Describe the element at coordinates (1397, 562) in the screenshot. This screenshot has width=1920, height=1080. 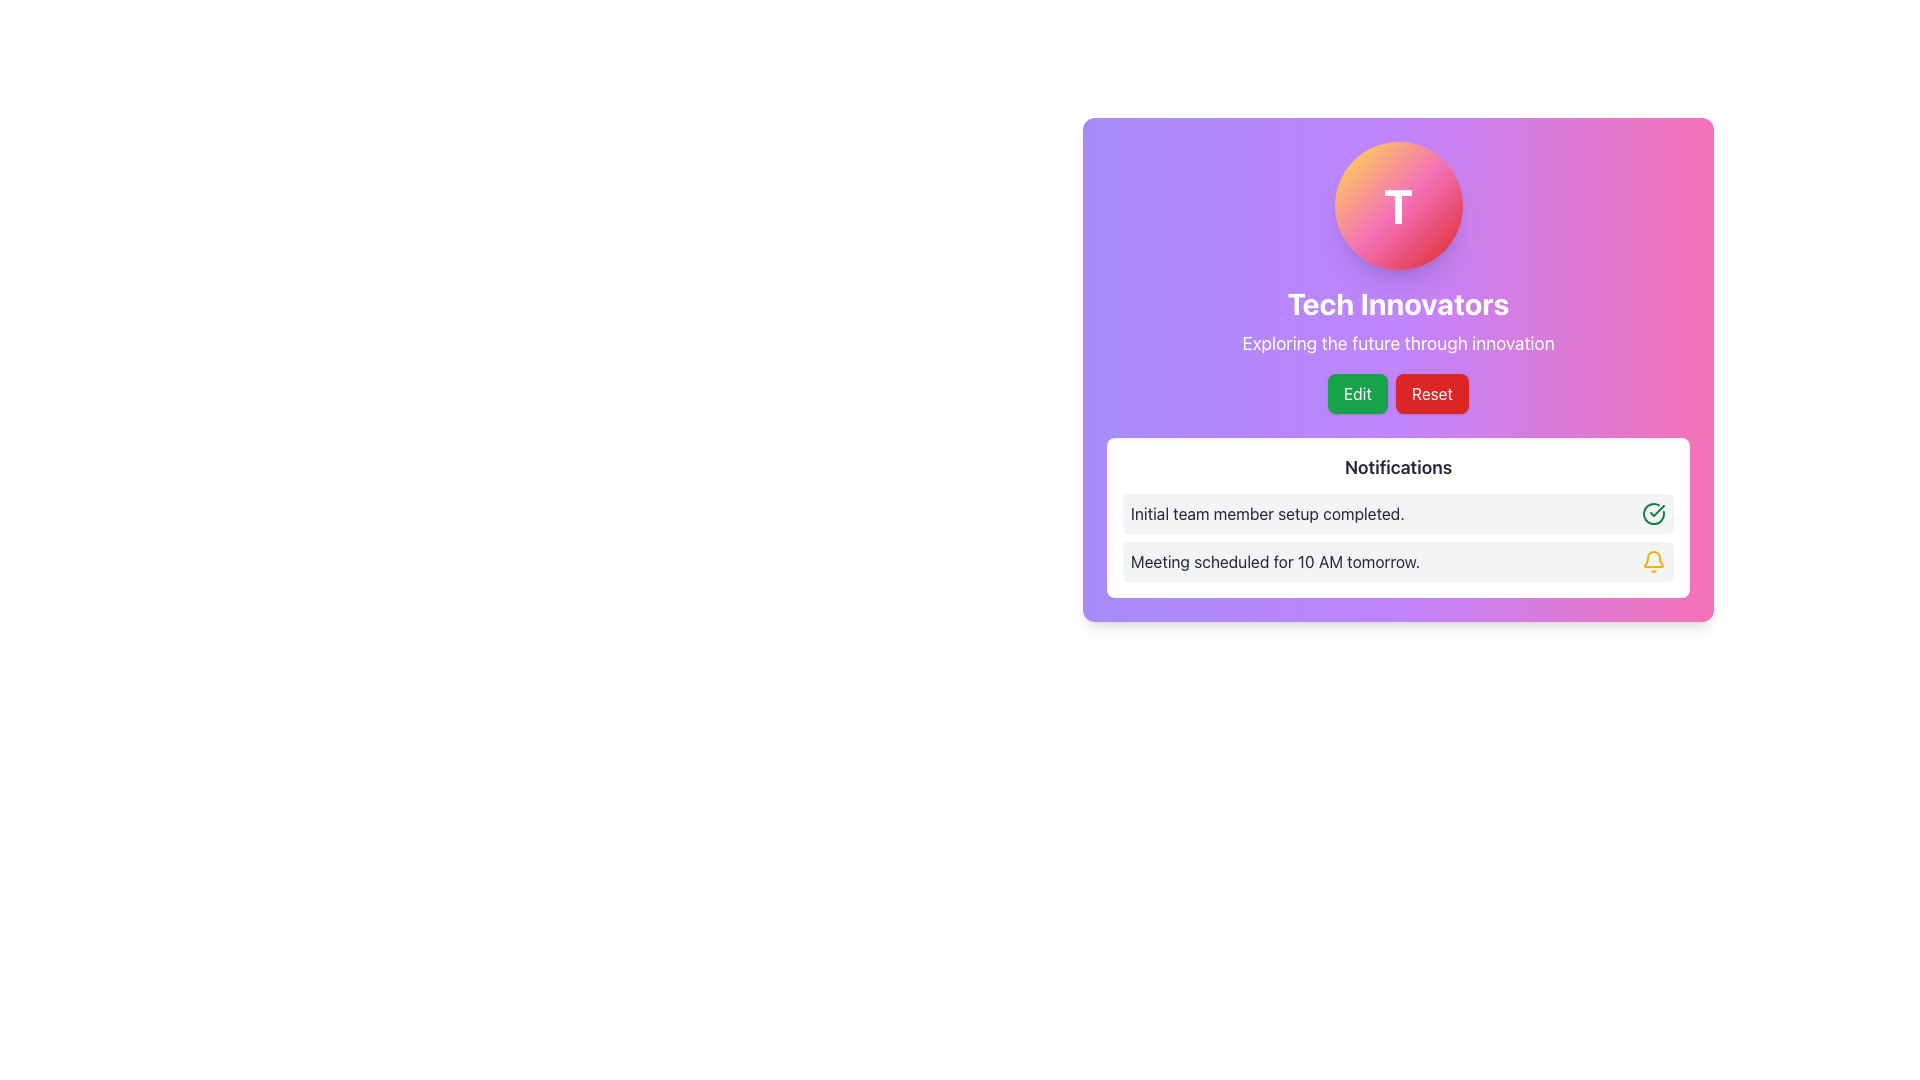
I see `notification text from the second notification in the Notifications section, which is indicated by a yellow bell icon and is positioned below the message 'Initial team member setup completed.'` at that location.